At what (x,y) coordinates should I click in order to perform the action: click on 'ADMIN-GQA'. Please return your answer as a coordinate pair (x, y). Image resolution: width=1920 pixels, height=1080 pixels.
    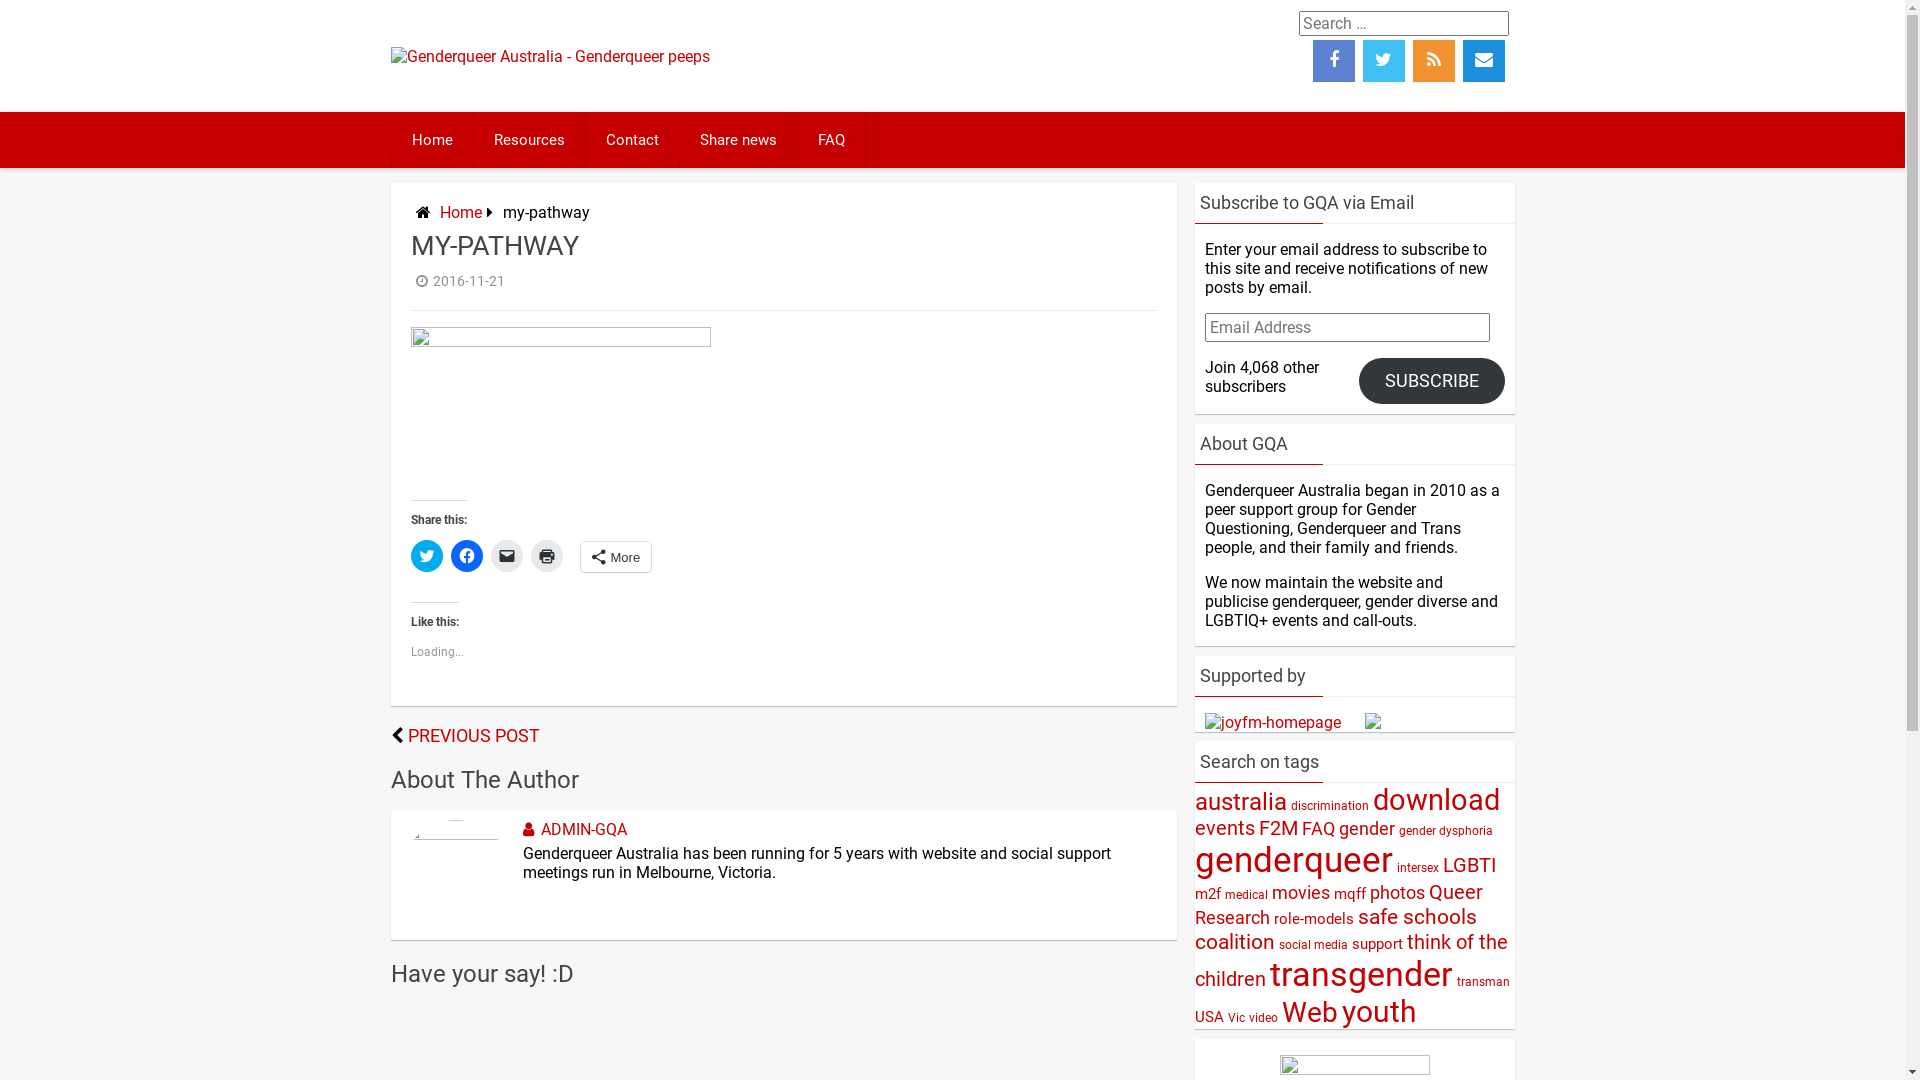
    Looking at the image, I should click on (570, 829).